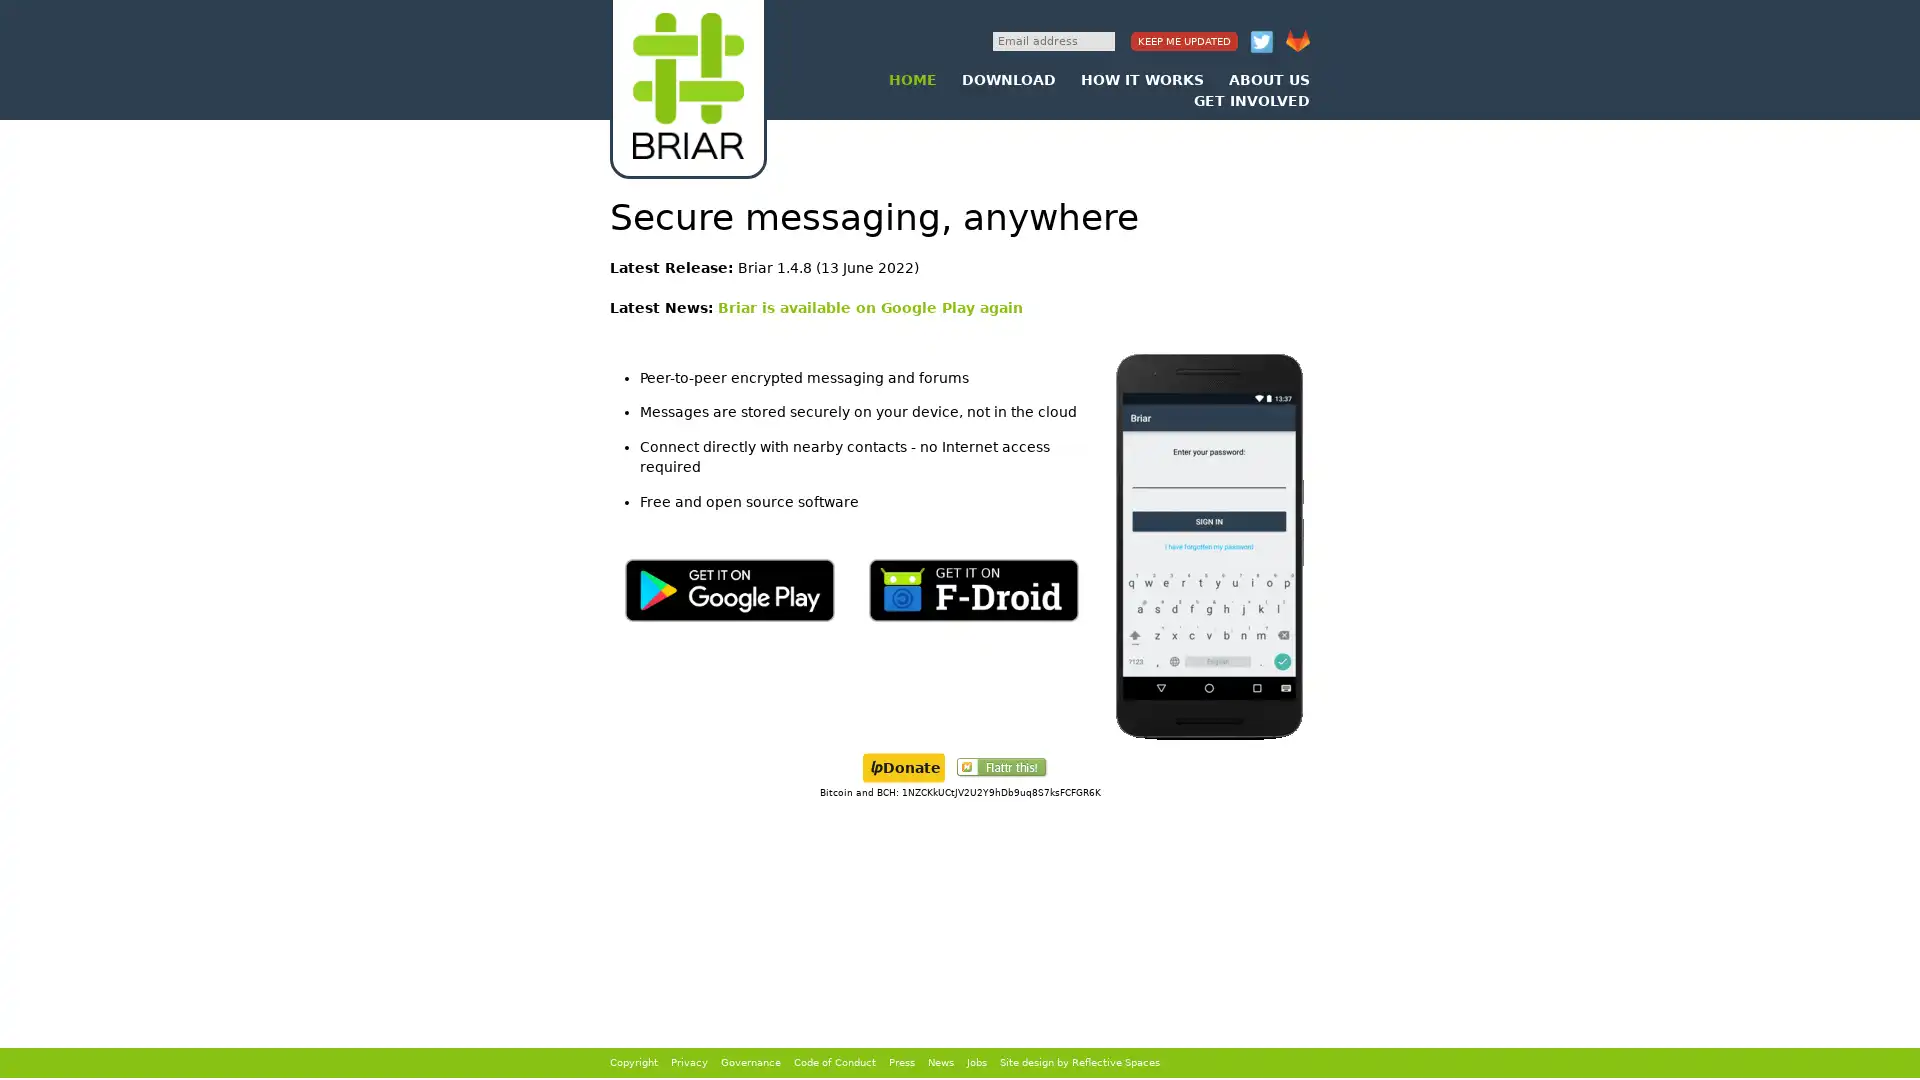 The height and width of the screenshot is (1080, 1920). What do you see at coordinates (1184, 41) in the screenshot?
I see `KEEP ME UPDATED` at bounding box center [1184, 41].